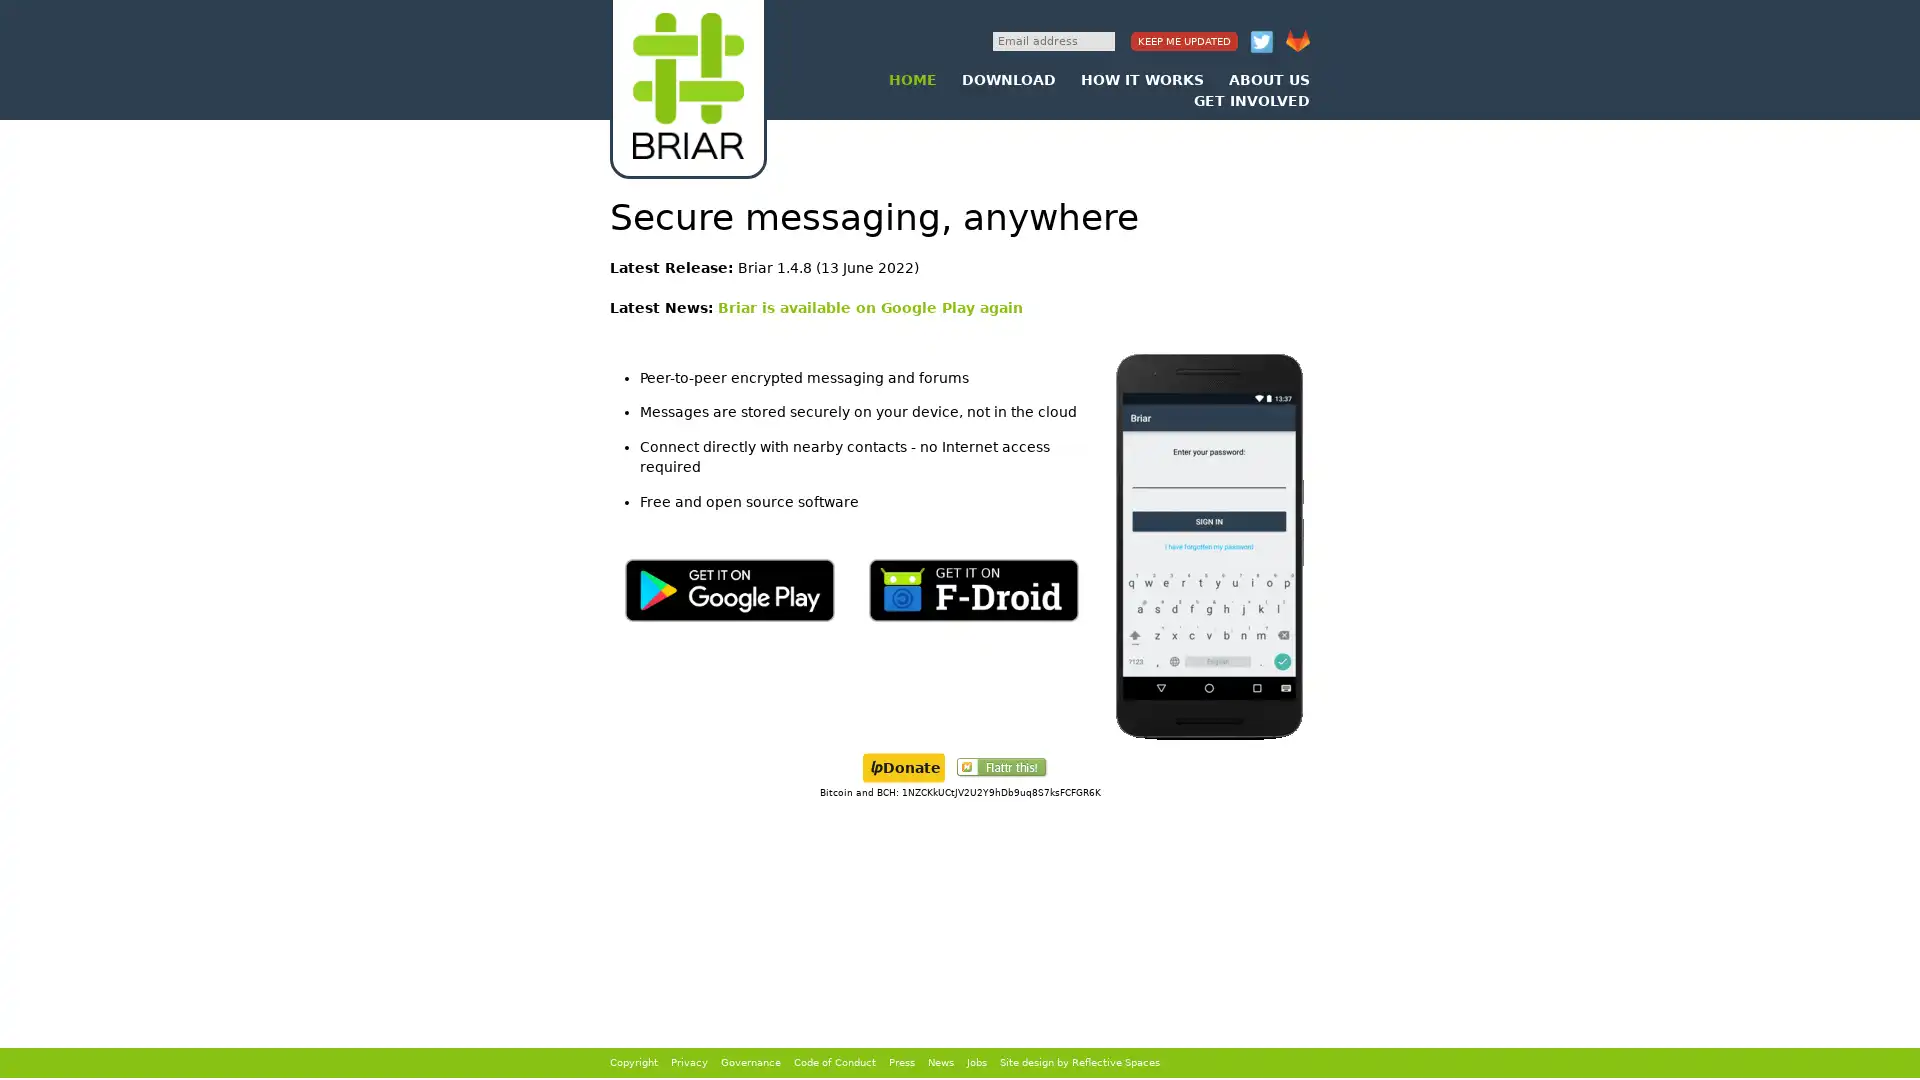 The height and width of the screenshot is (1080, 1920). What do you see at coordinates (1184, 41) in the screenshot?
I see `KEEP ME UPDATED` at bounding box center [1184, 41].